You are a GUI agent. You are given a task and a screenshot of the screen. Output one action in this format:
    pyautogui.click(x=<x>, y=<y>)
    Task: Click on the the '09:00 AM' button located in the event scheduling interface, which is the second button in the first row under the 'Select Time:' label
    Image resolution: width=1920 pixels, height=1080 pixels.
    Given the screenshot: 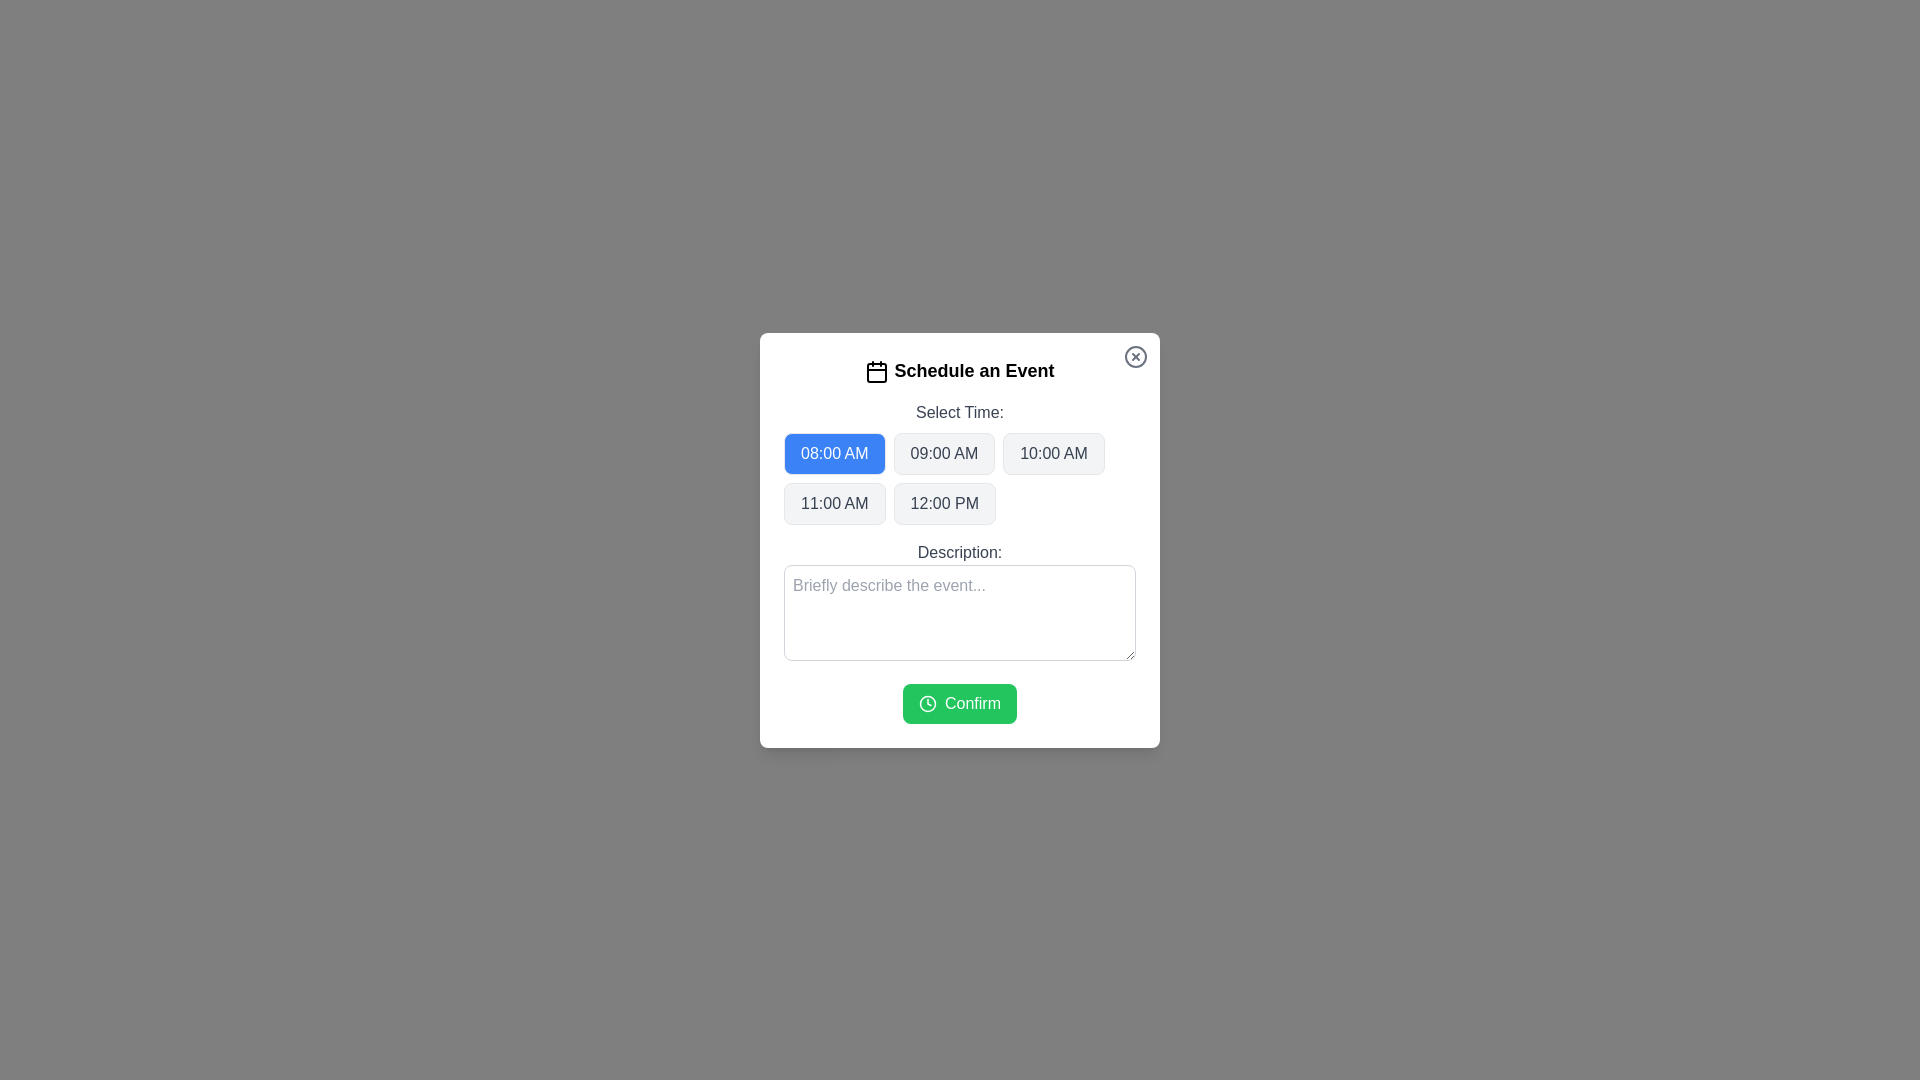 What is the action you would take?
    pyautogui.click(x=943, y=453)
    